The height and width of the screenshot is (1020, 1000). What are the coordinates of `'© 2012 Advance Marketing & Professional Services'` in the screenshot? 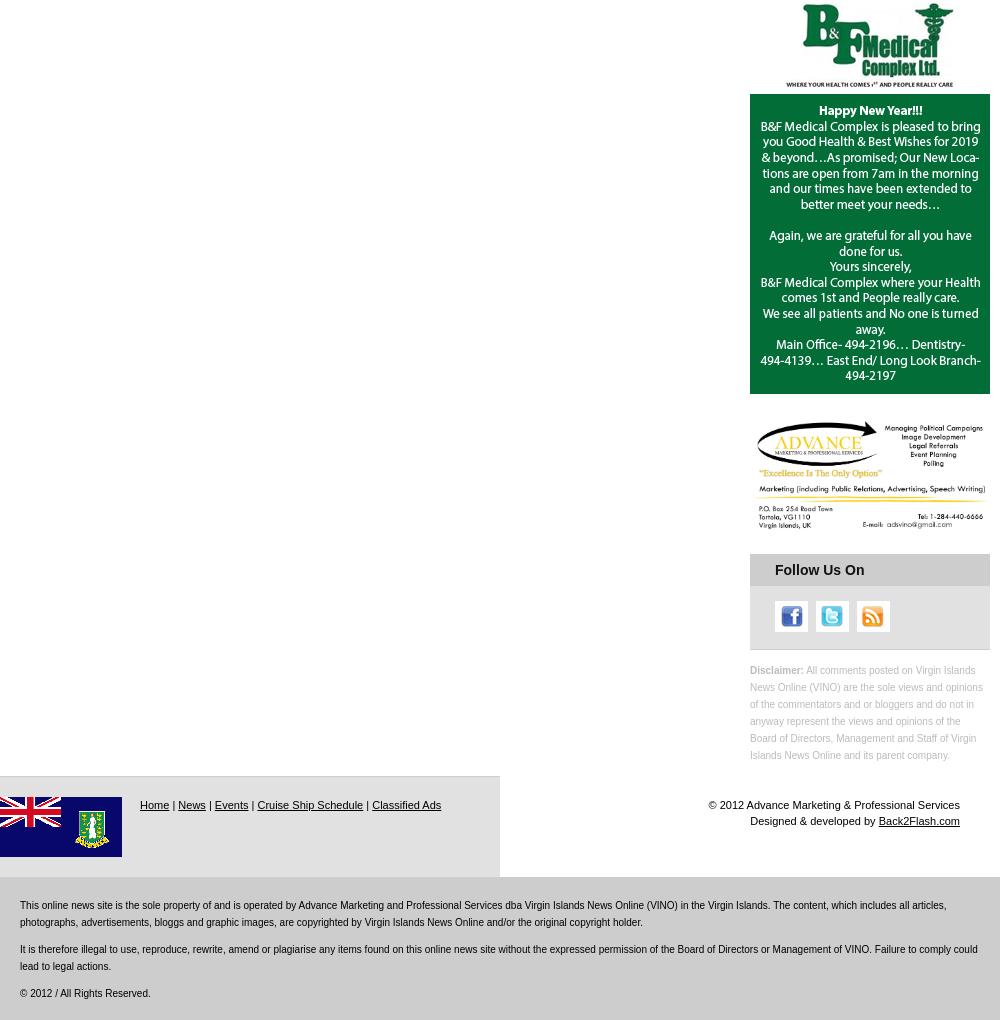 It's located at (707, 802).